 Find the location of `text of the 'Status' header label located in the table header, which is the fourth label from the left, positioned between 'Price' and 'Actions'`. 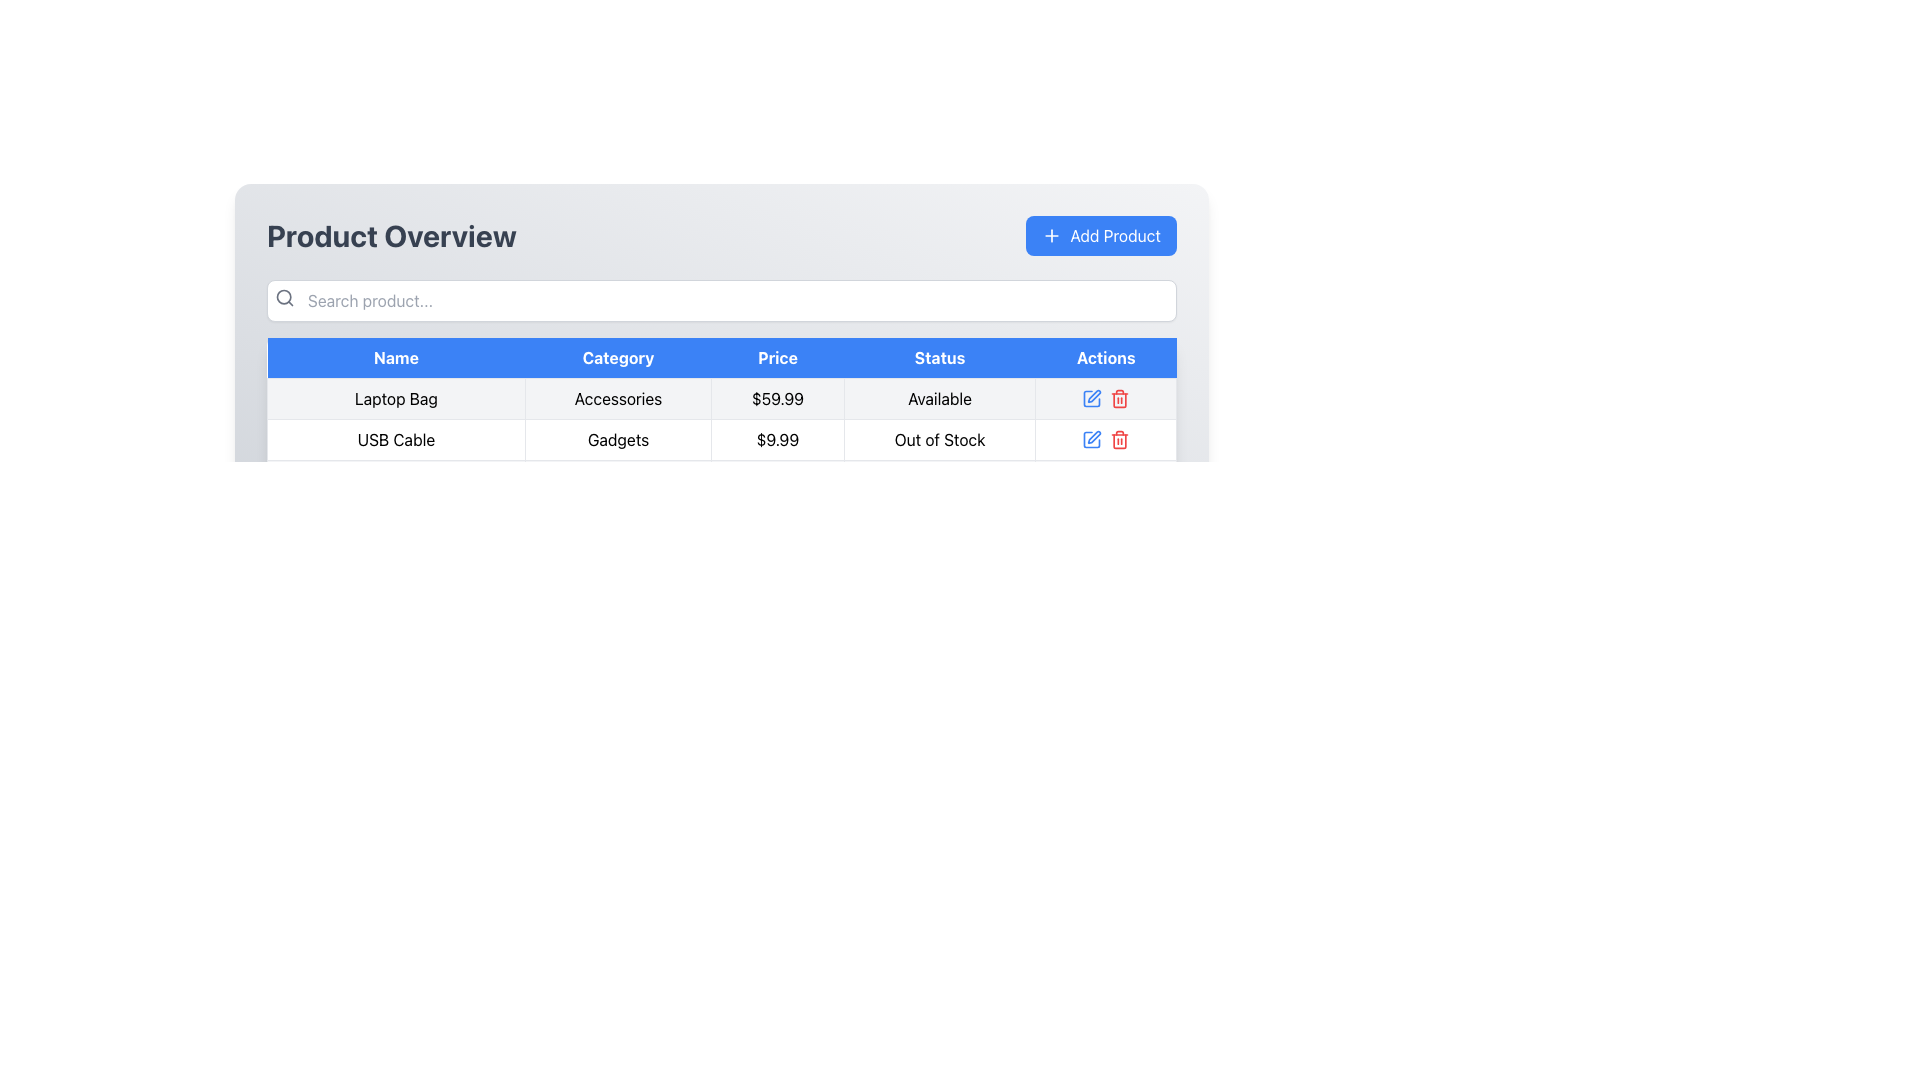

text of the 'Status' header label located in the table header, which is the fourth label from the left, positioned between 'Price' and 'Actions' is located at coordinates (939, 357).